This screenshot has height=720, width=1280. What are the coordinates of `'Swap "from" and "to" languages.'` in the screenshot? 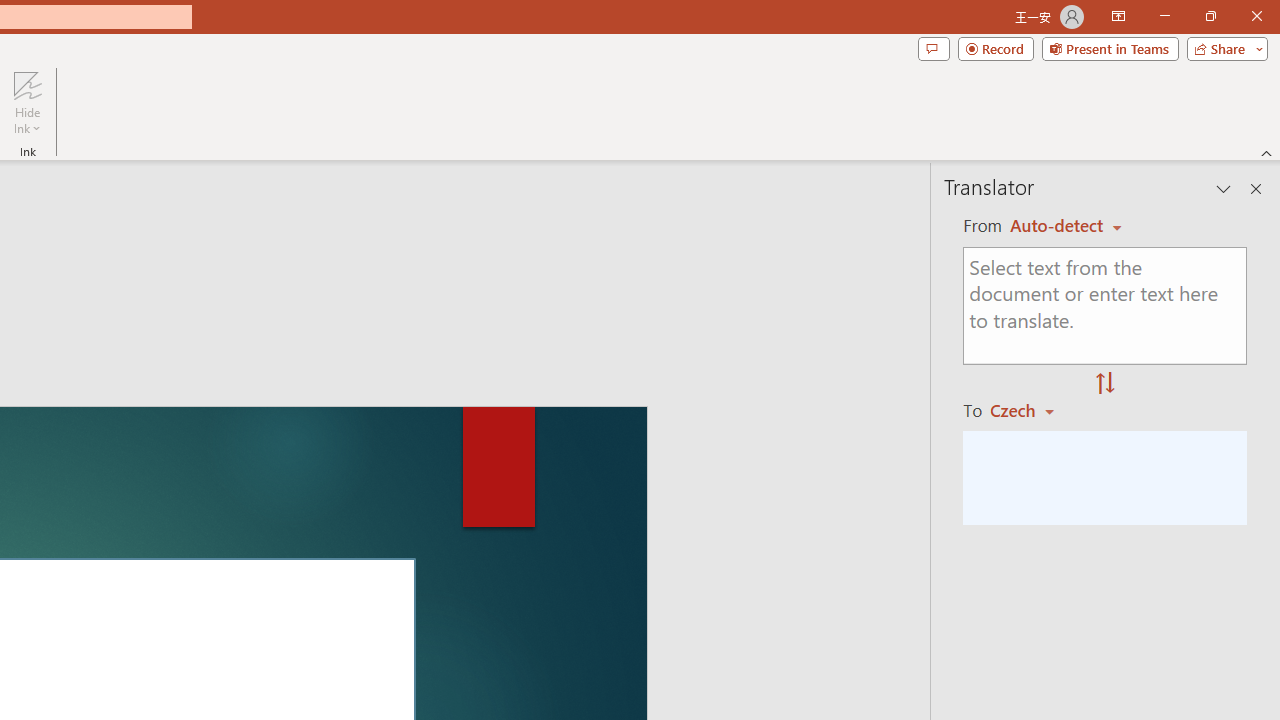 It's located at (1104, 384).